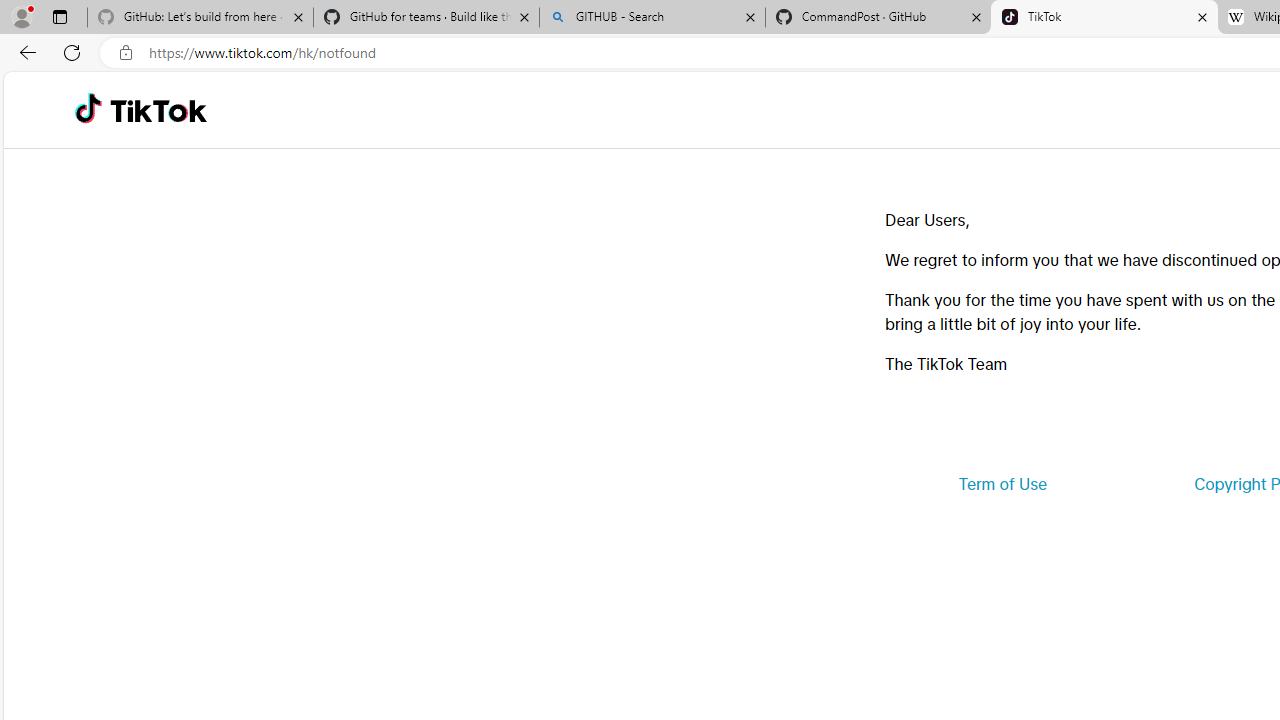  Describe the element at coordinates (652, 17) in the screenshot. I see `'GITHUB - Search'` at that location.